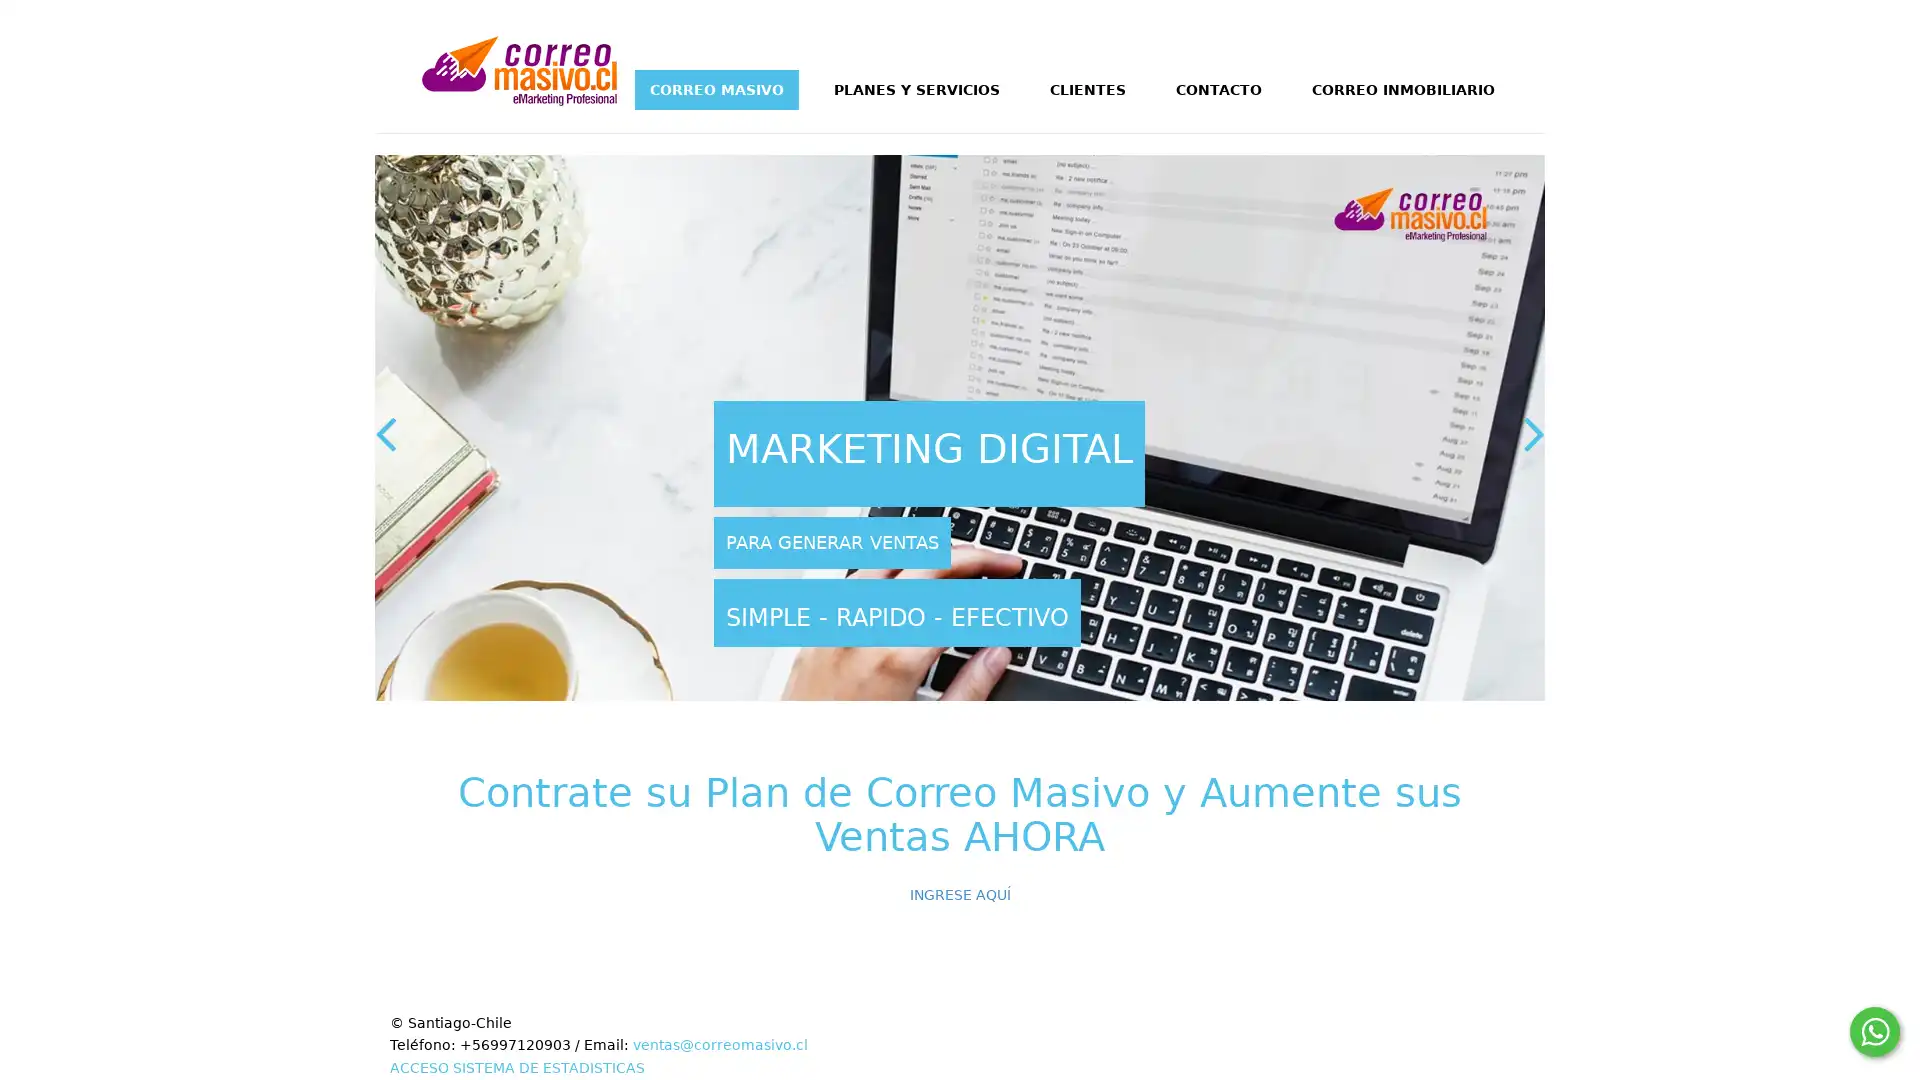 The height and width of the screenshot is (1080, 1920). Describe the element at coordinates (928, 454) in the screenshot. I see `MARKETING DIGITAL` at that location.